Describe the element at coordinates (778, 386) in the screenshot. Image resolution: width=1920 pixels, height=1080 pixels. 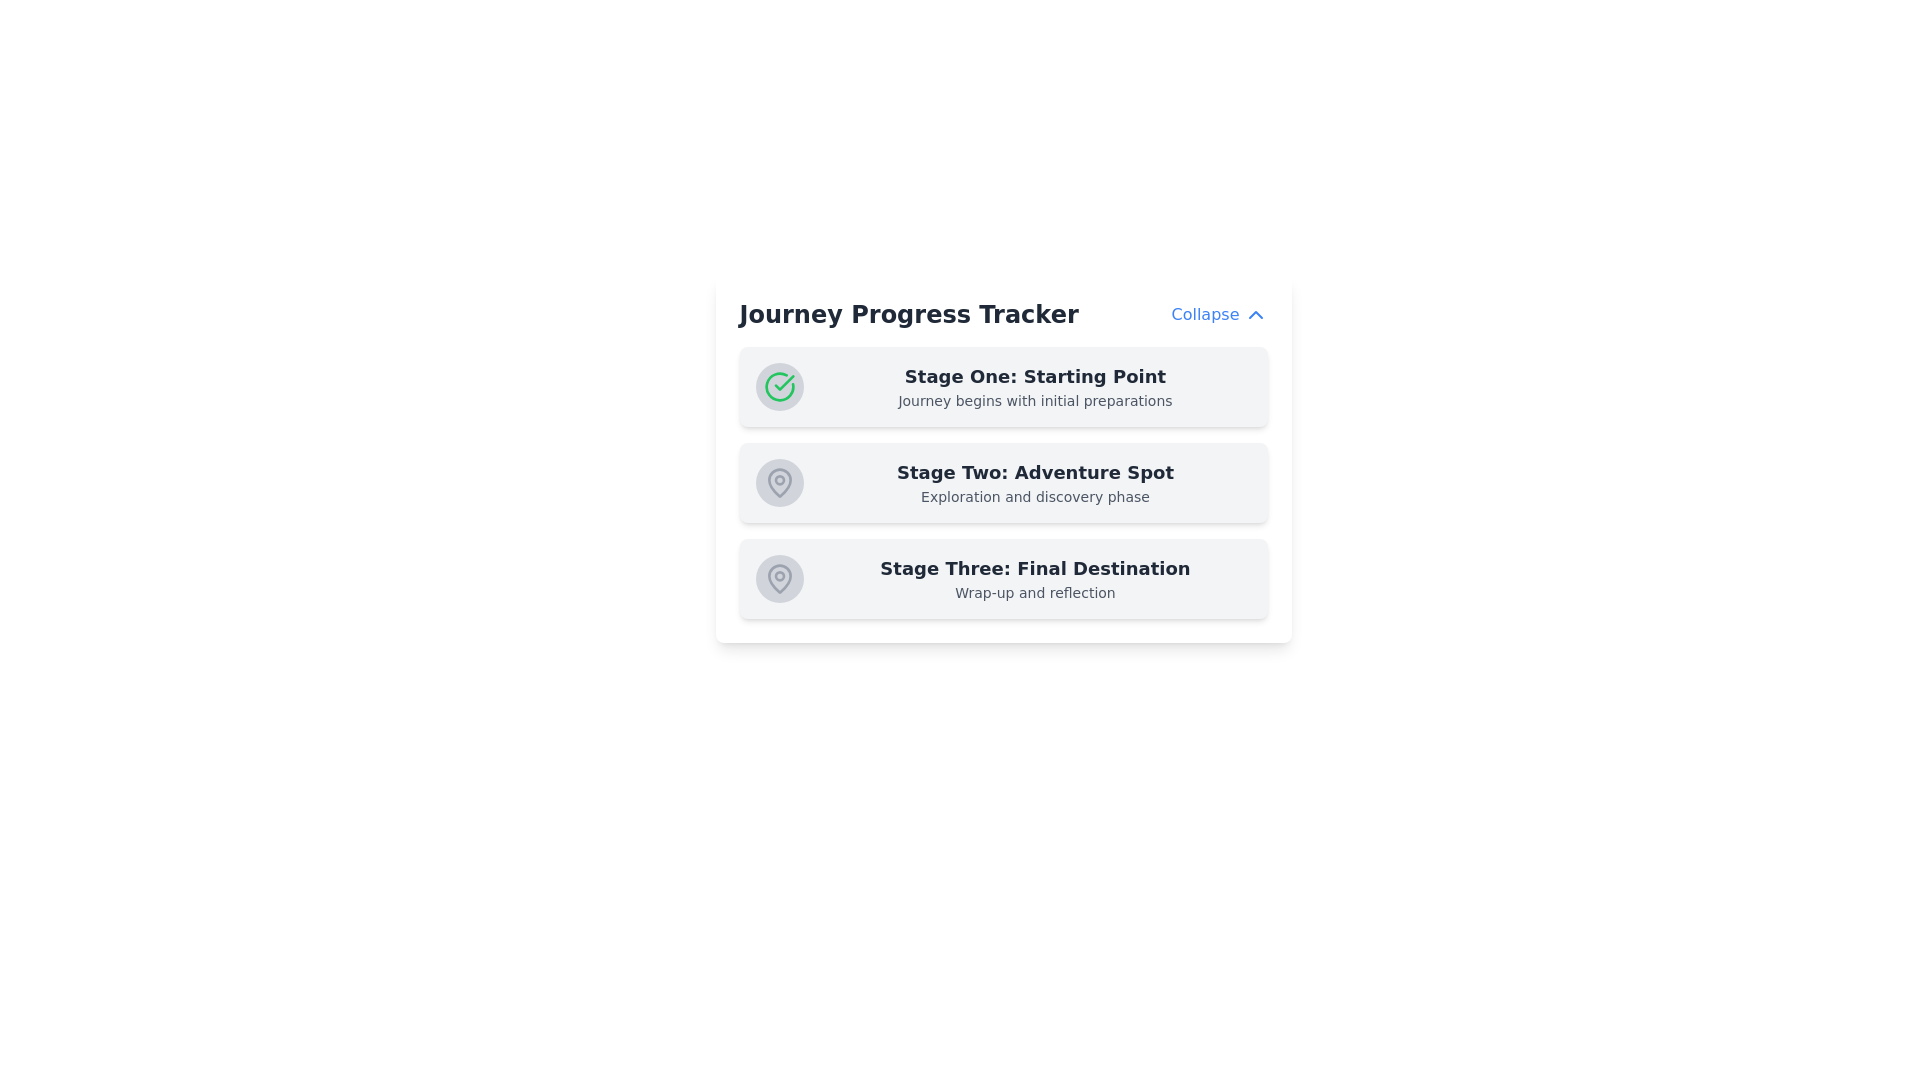
I see `details of the Status Indicator Icon, which visually indicates that 'Stage One: Starting Point' has been completed and is located to the left of the corresponding text in the 'Journey Progress Tracker' interface` at that location.